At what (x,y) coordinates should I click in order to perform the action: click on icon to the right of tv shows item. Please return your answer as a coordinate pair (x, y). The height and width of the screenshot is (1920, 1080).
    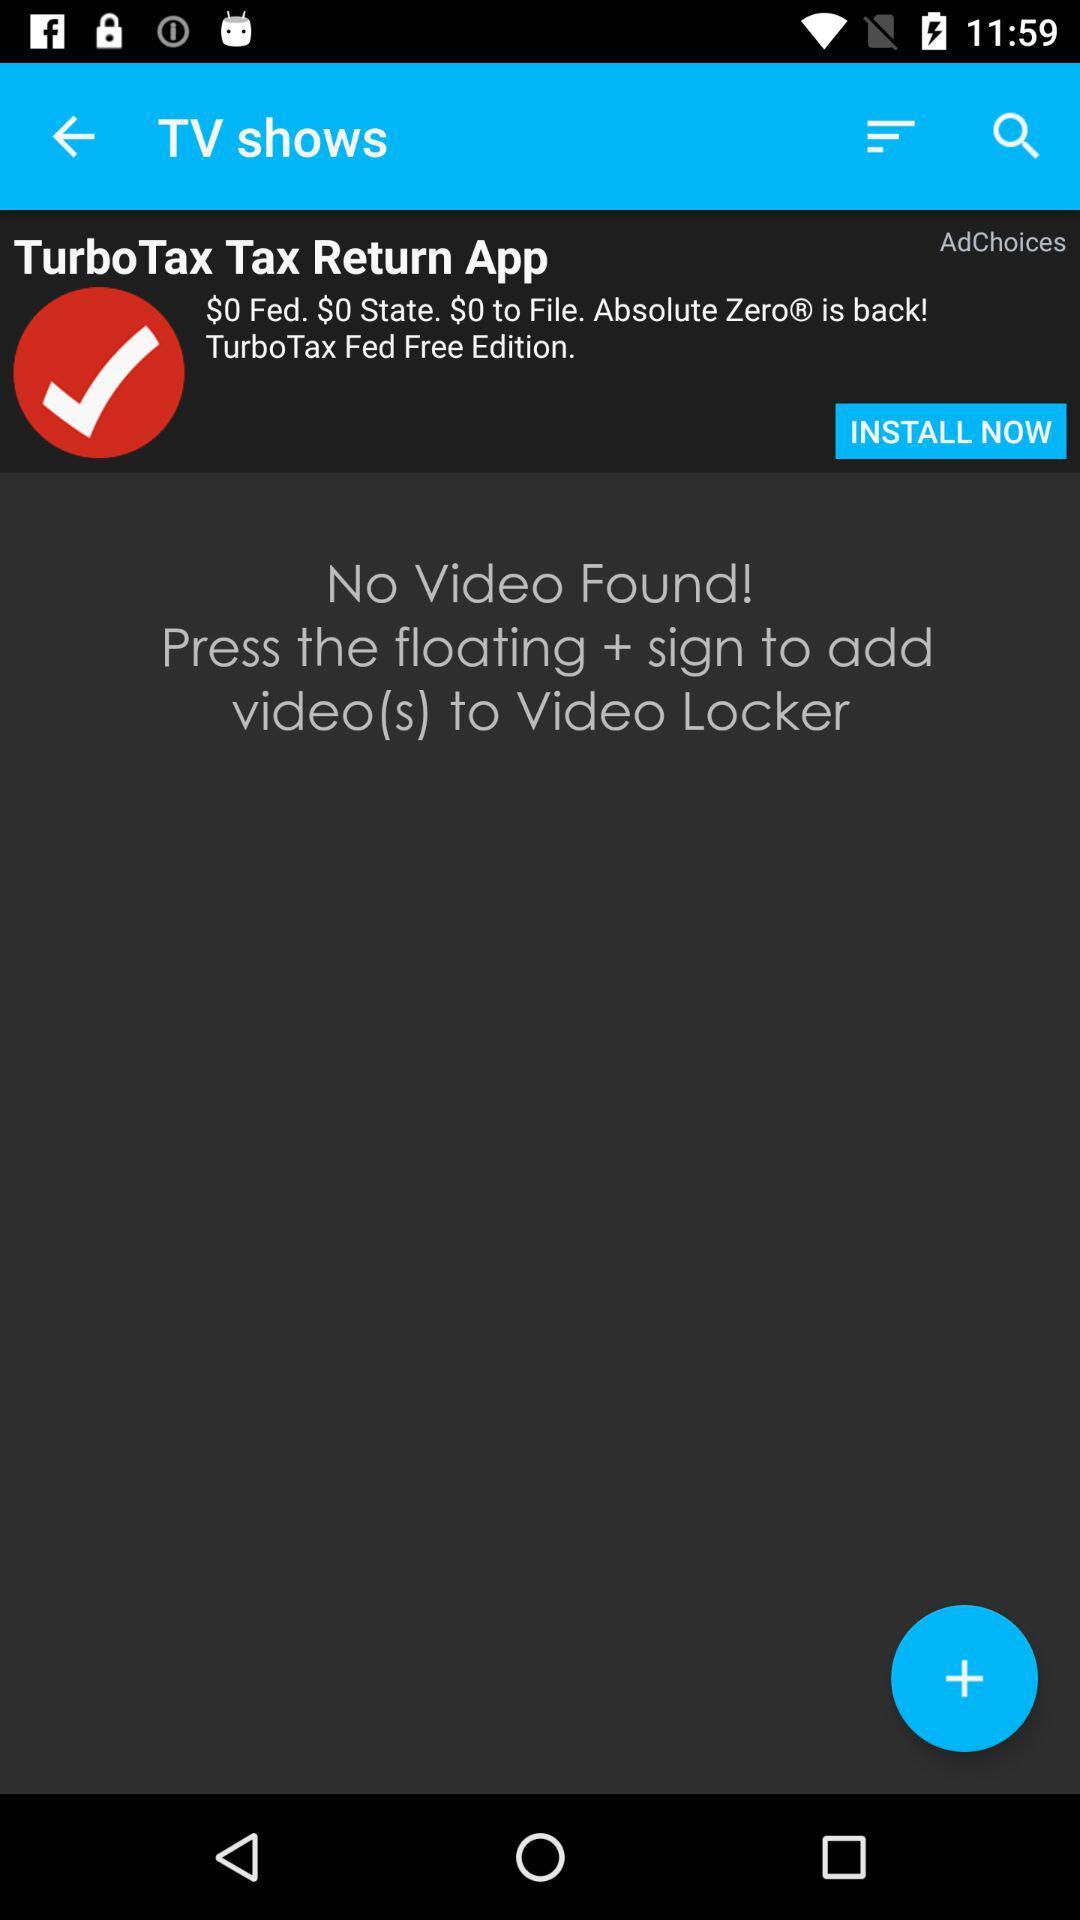
    Looking at the image, I should click on (890, 135).